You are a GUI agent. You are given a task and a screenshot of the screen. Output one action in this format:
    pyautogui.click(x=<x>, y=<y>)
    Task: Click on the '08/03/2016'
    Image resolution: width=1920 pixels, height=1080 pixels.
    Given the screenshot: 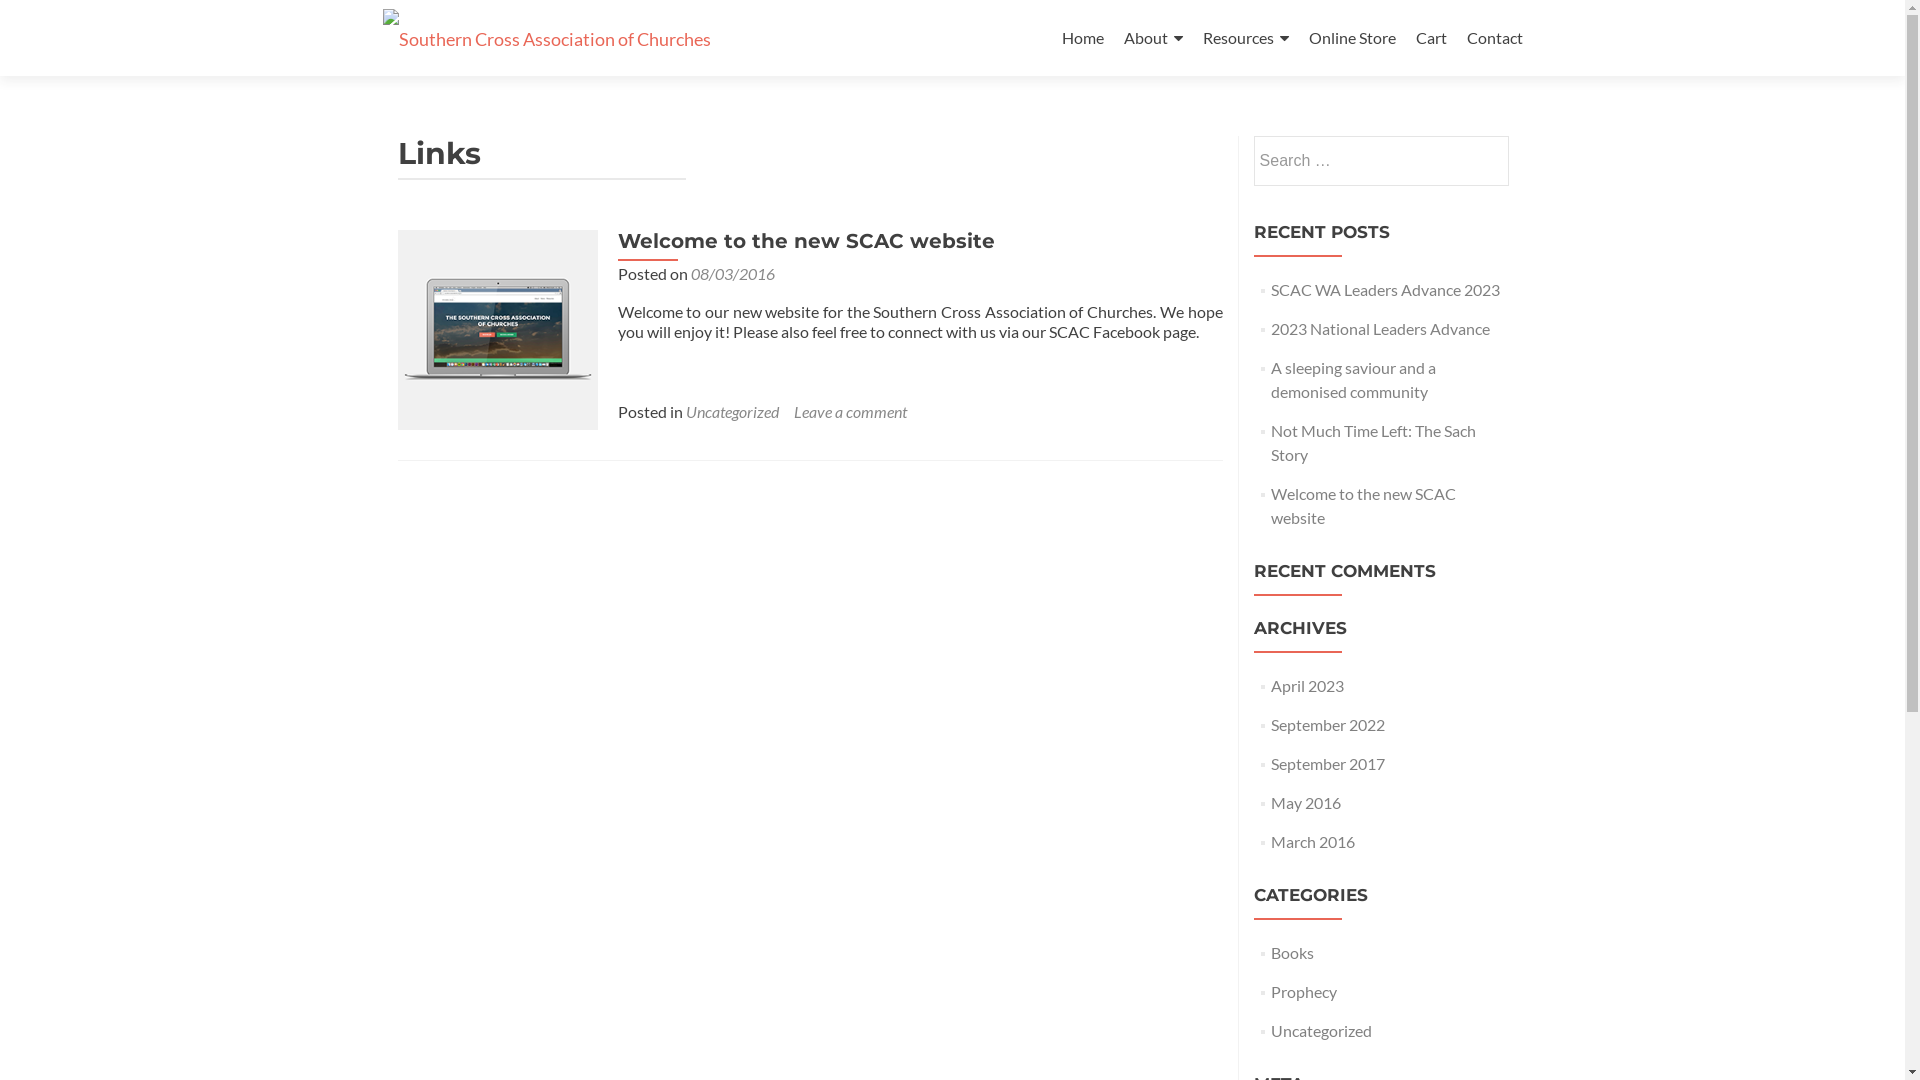 What is the action you would take?
    pyautogui.click(x=690, y=273)
    